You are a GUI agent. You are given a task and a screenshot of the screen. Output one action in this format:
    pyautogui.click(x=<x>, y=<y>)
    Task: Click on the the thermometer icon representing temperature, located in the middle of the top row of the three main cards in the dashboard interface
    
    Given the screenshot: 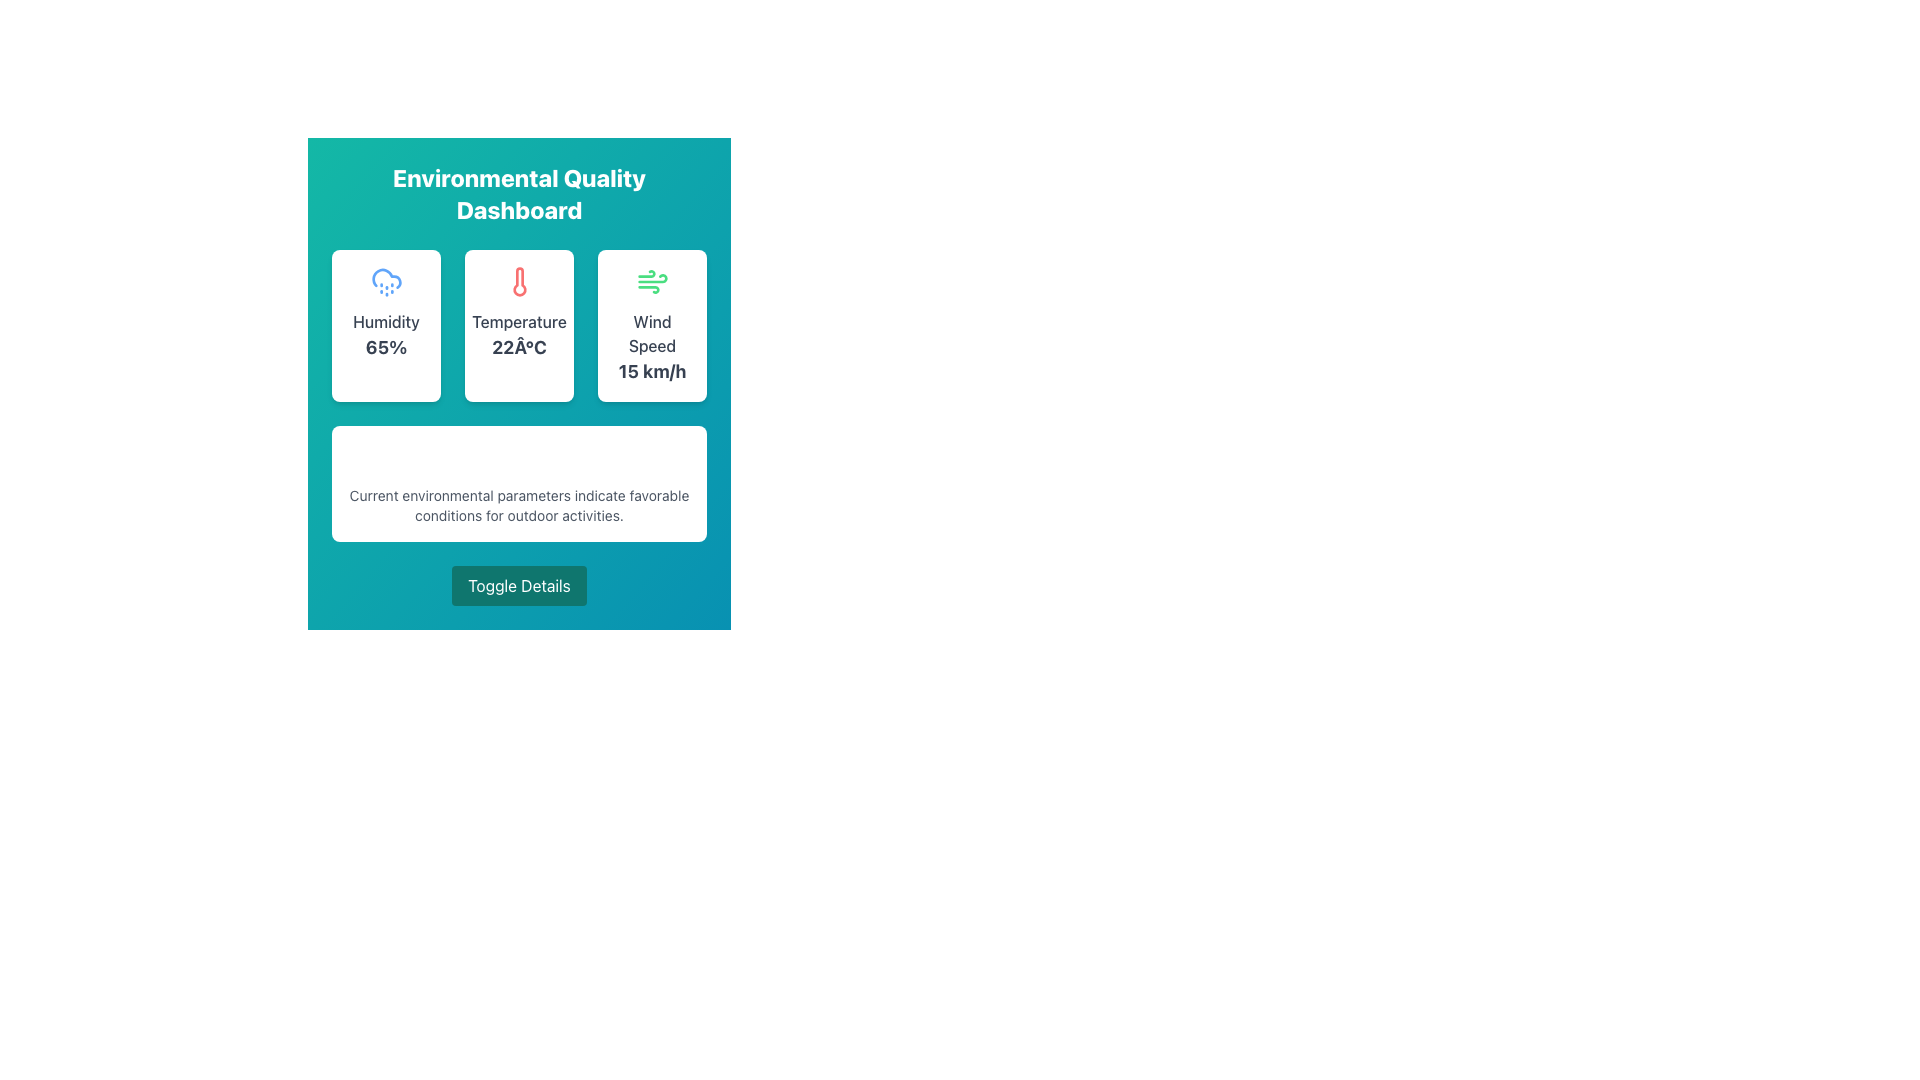 What is the action you would take?
    pyautogui.click(x=519, y=281)
    